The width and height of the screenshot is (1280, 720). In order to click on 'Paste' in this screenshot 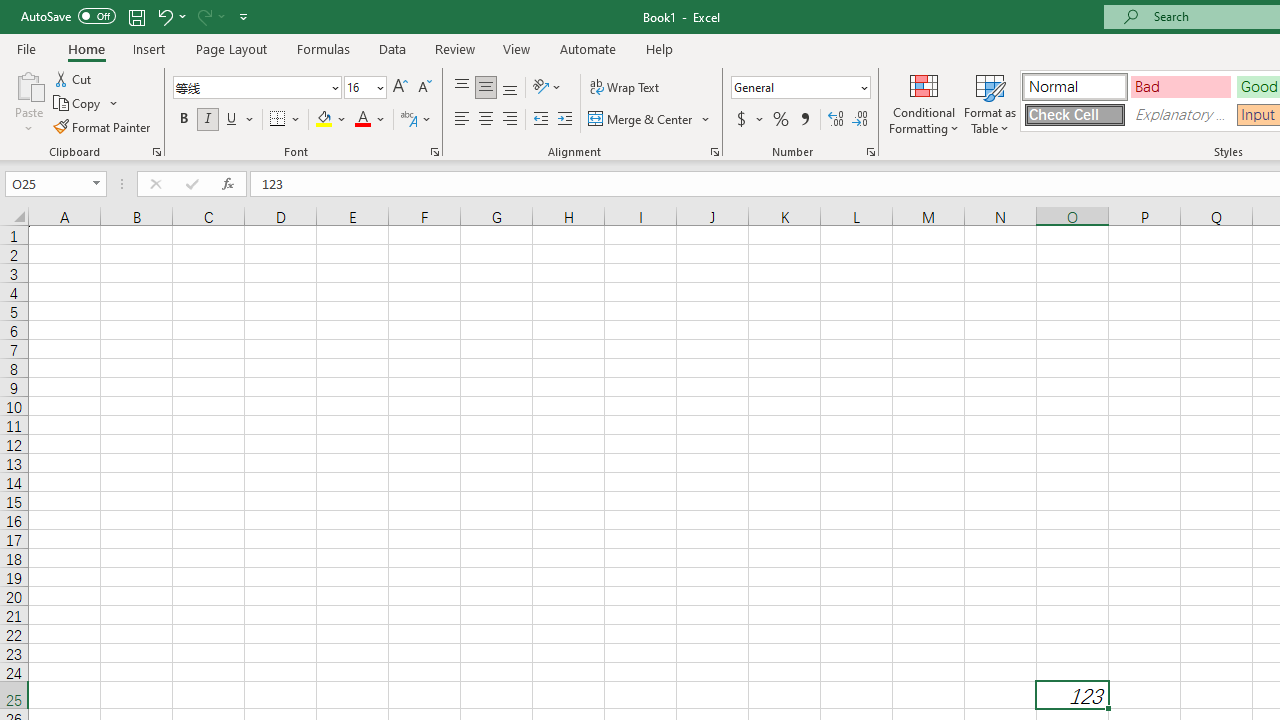, I will do `click(28, 103)`.